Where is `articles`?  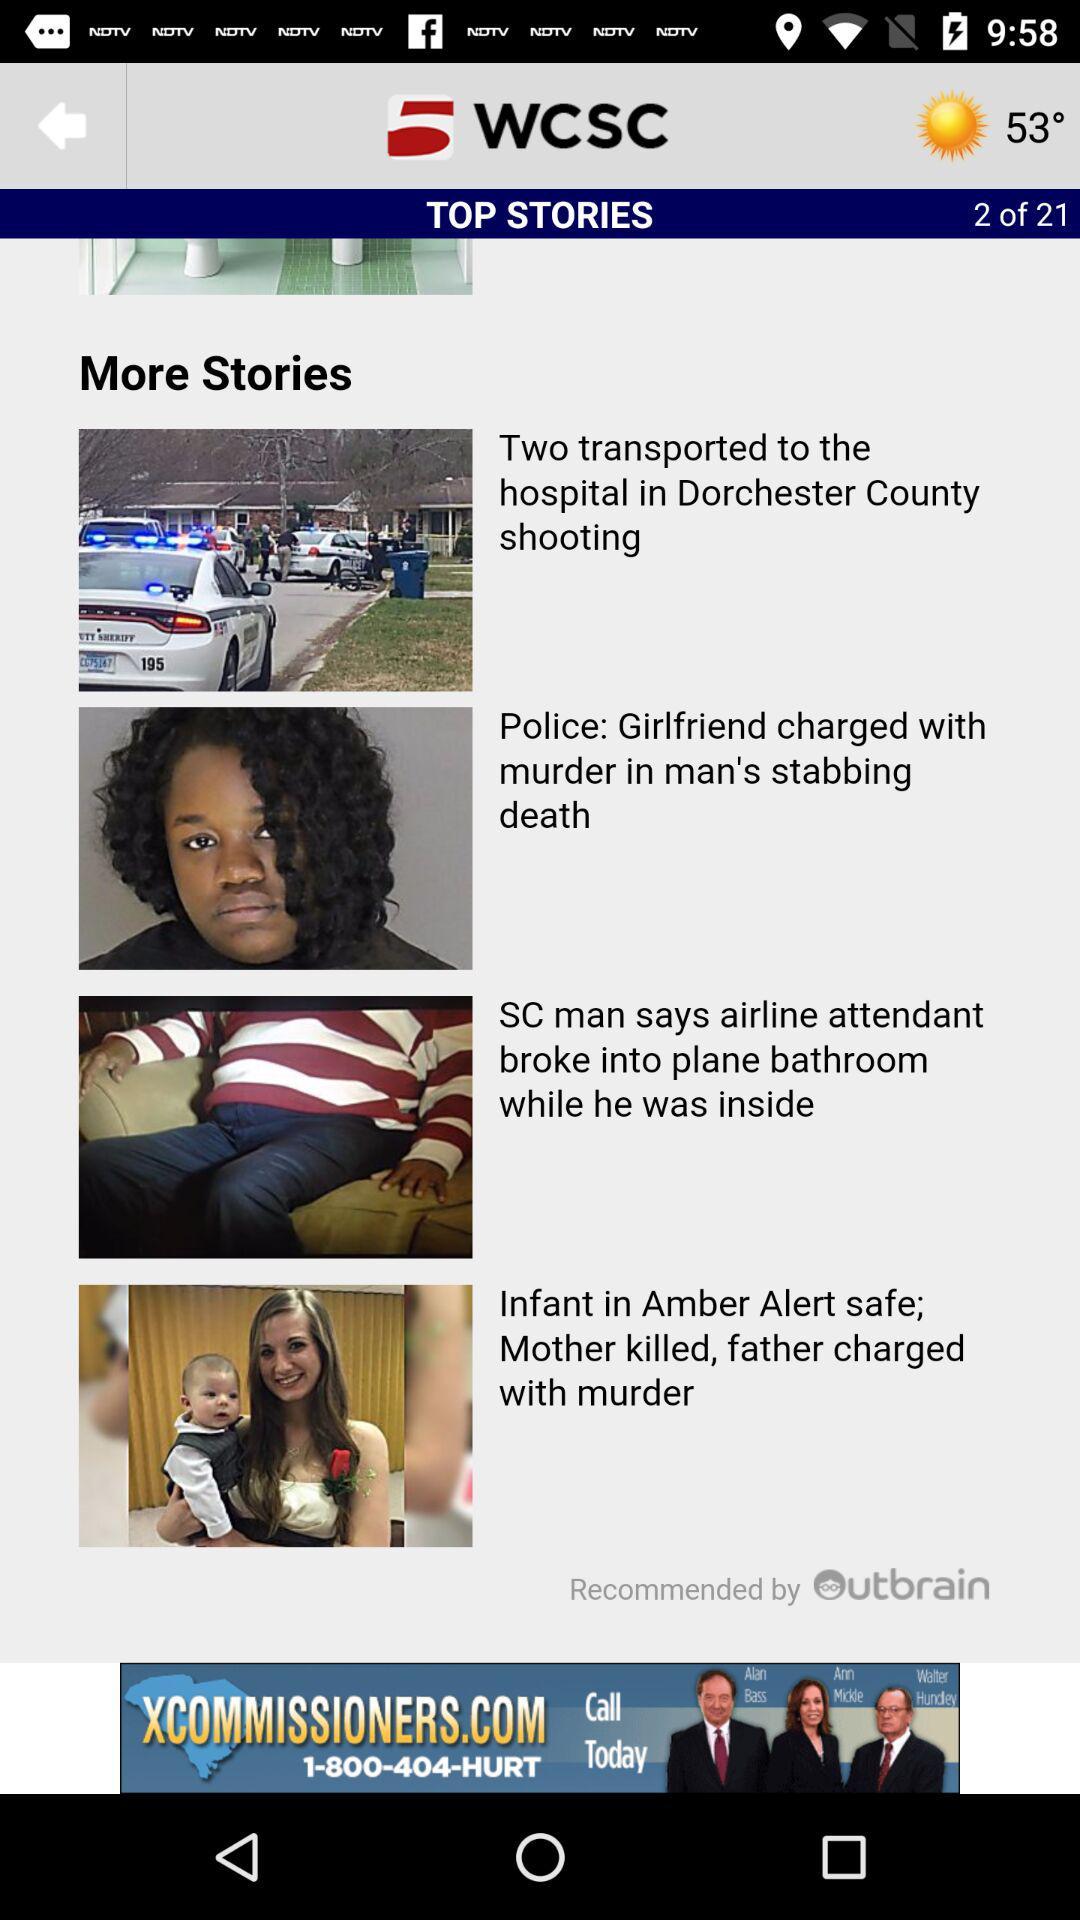
articles is located at coordinates (540, 949).